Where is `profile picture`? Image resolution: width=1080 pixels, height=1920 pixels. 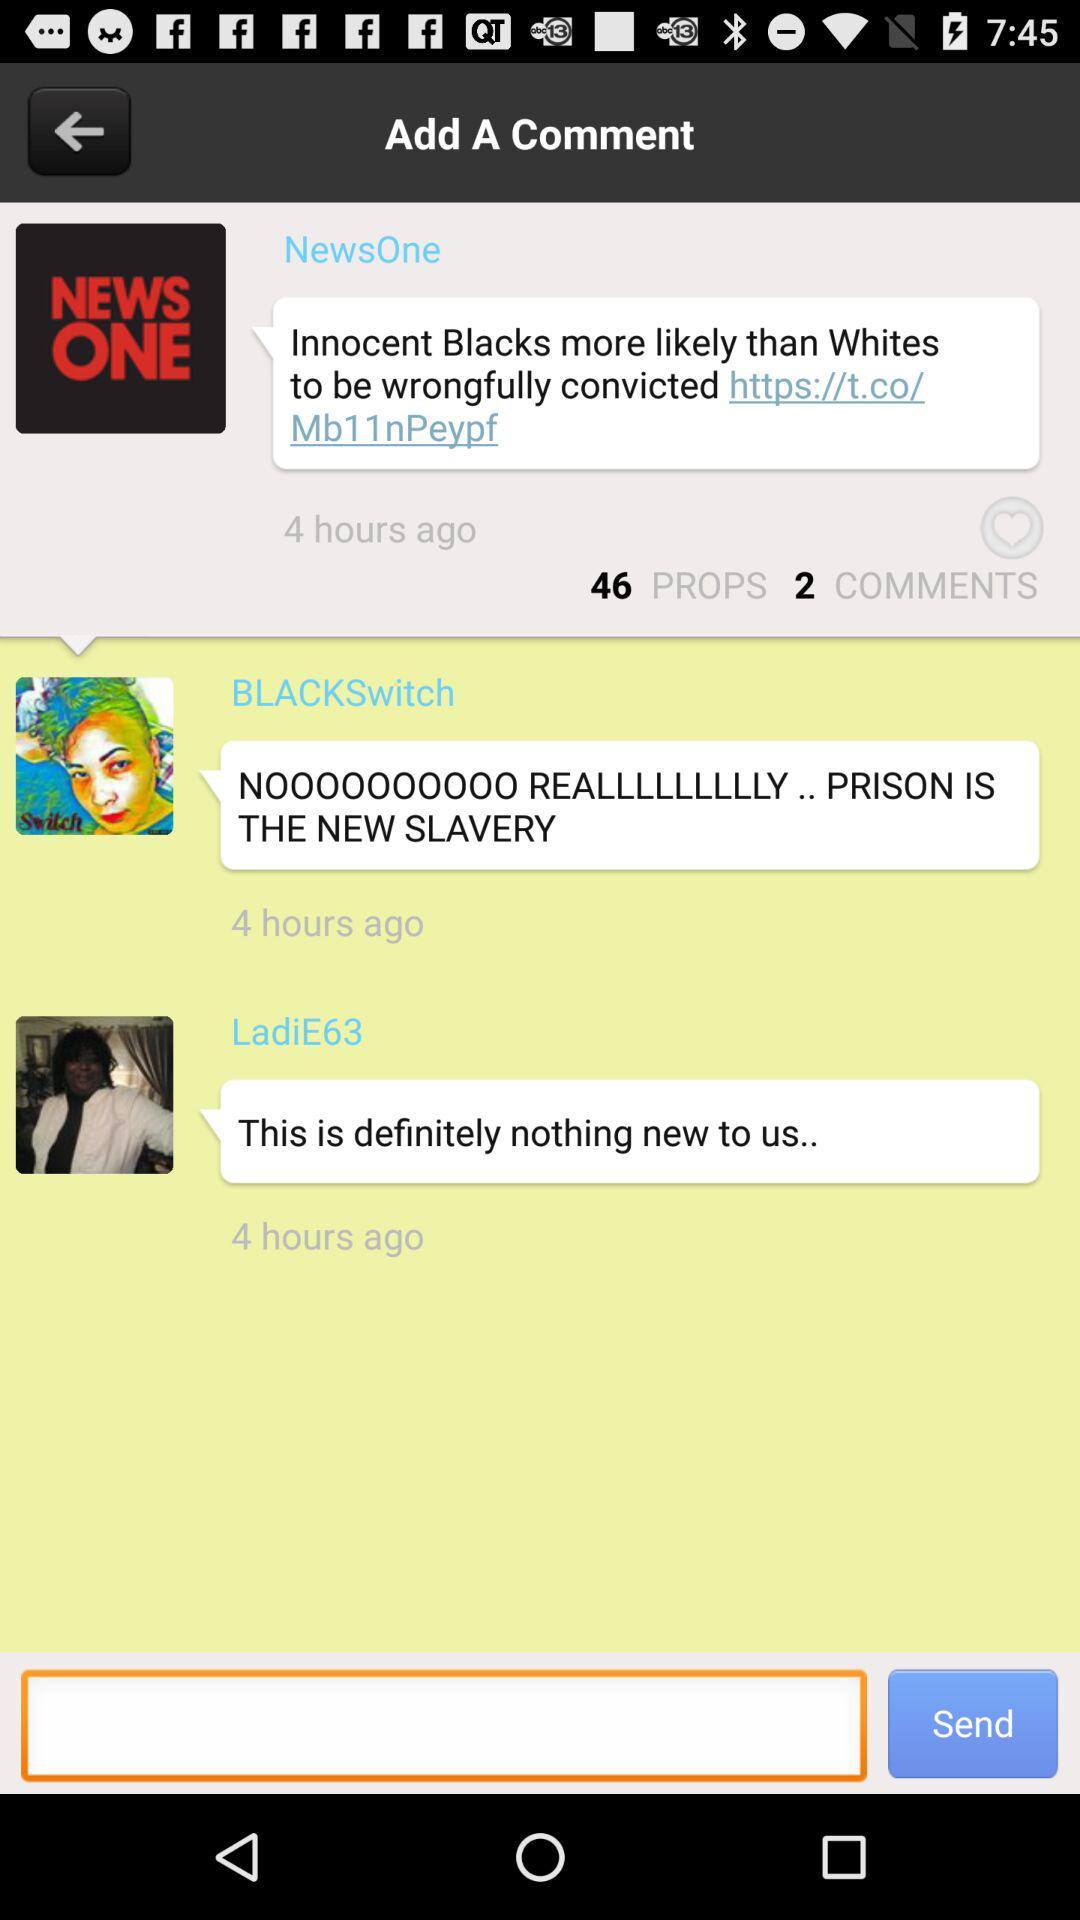
profile picture is located at coordinates (94, 754).